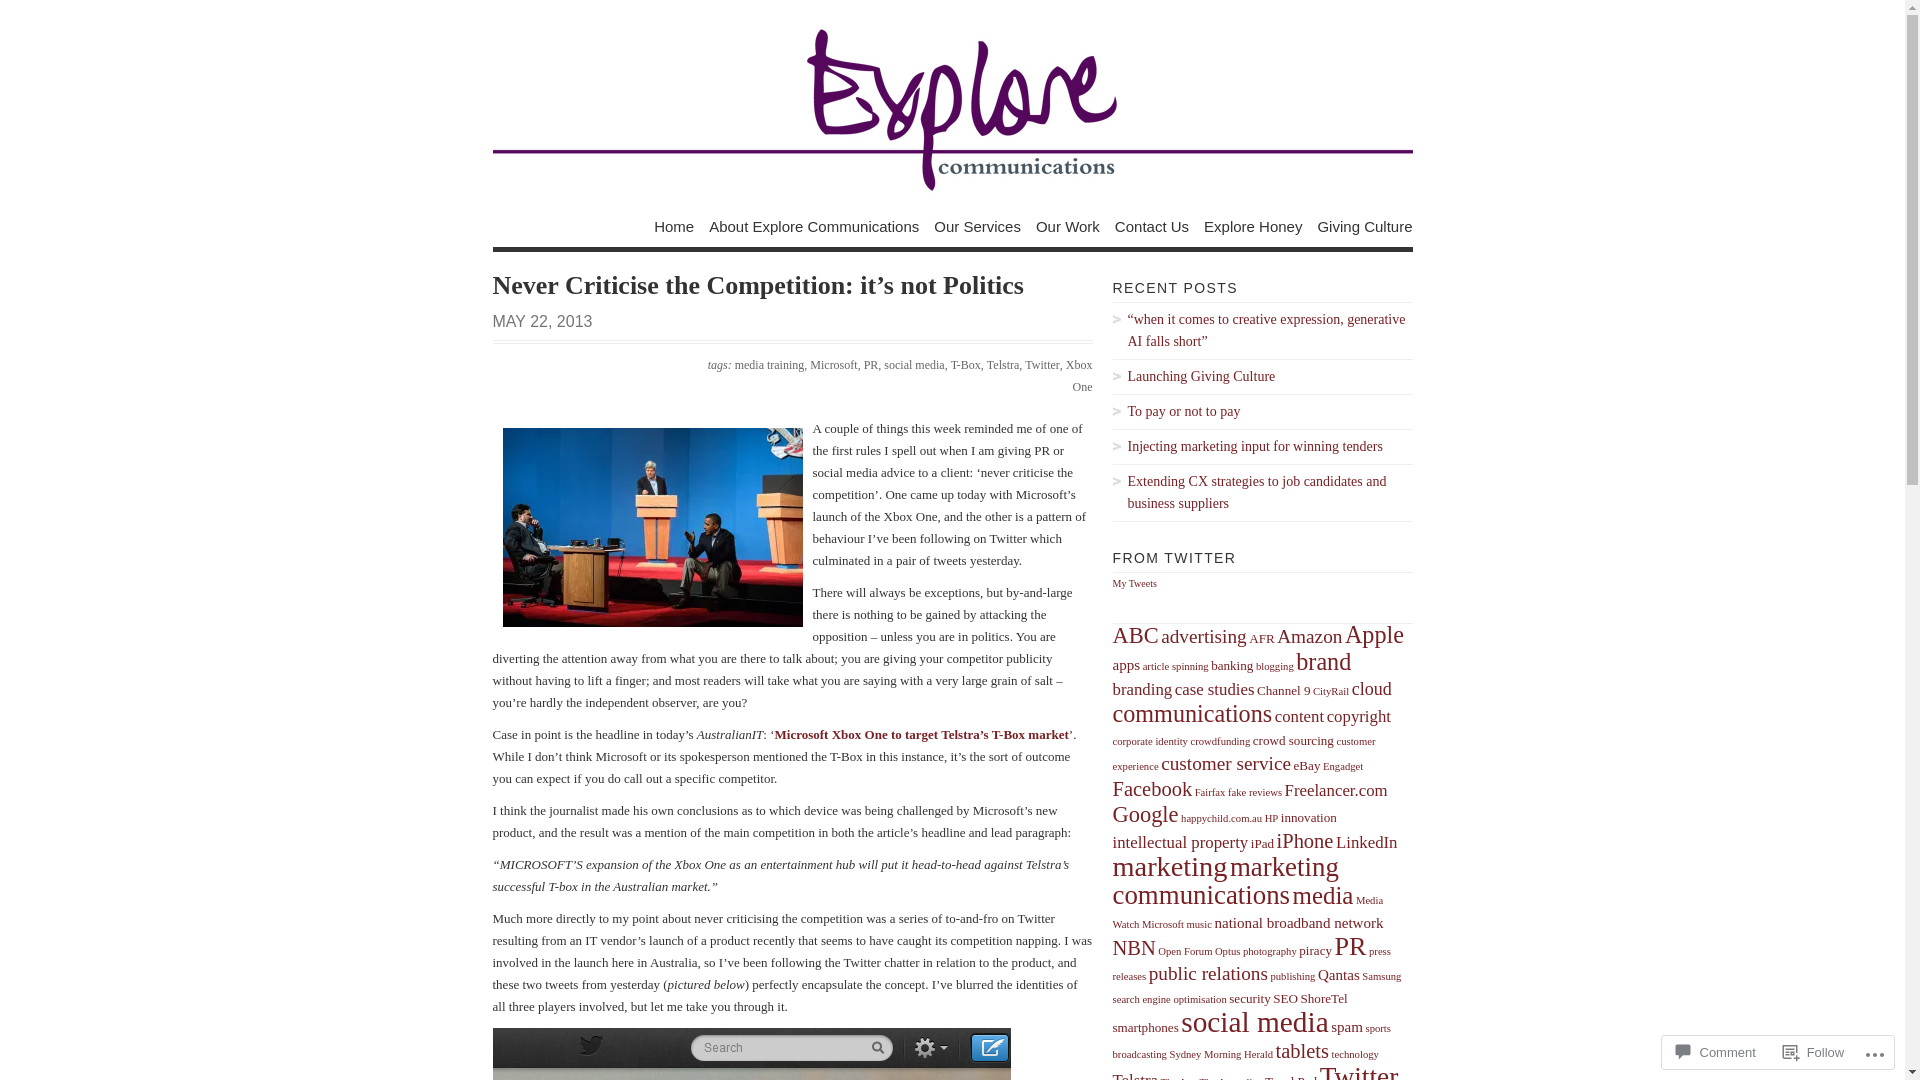  What do you see at coordinates (1133, 583) in the screenshot?
I see `'My Tweets'` at bounding box center [1133, 583].